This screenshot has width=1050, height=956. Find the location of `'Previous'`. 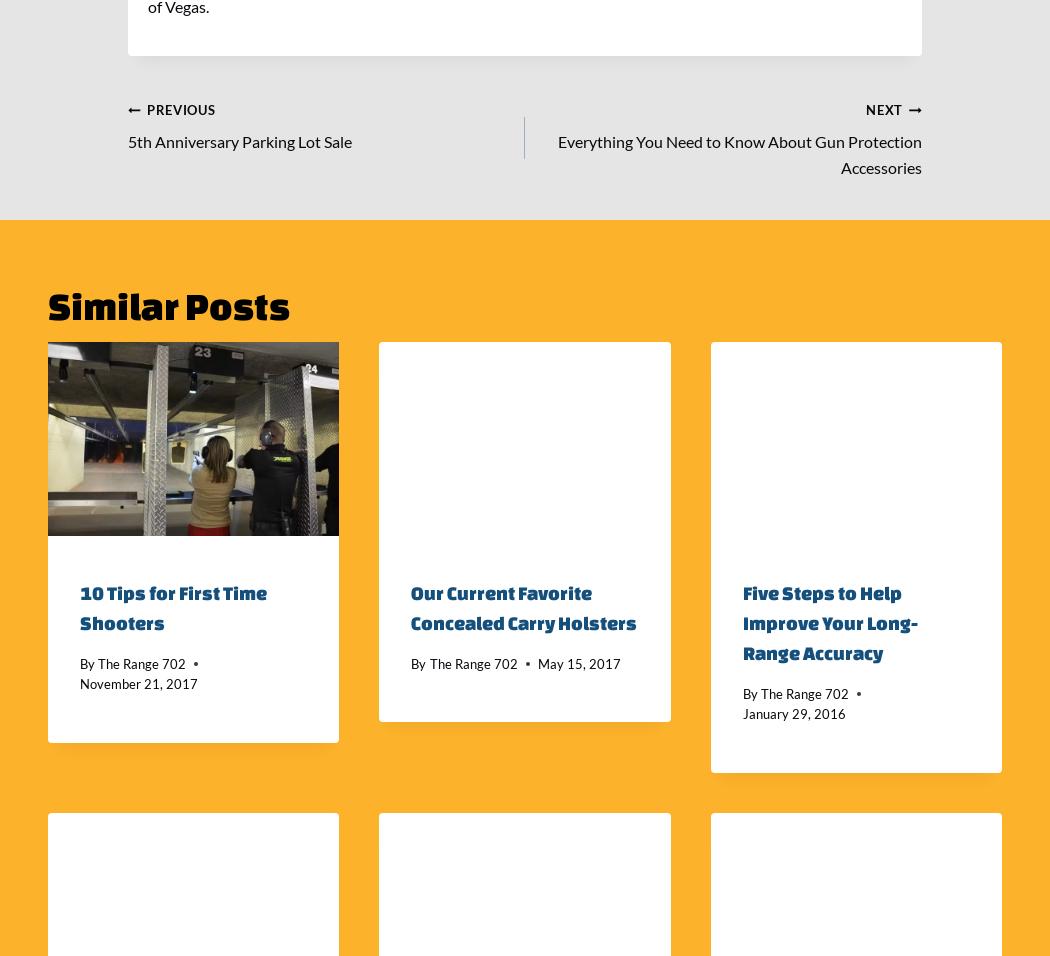

'Previous' is located at coordinates (181, 107).